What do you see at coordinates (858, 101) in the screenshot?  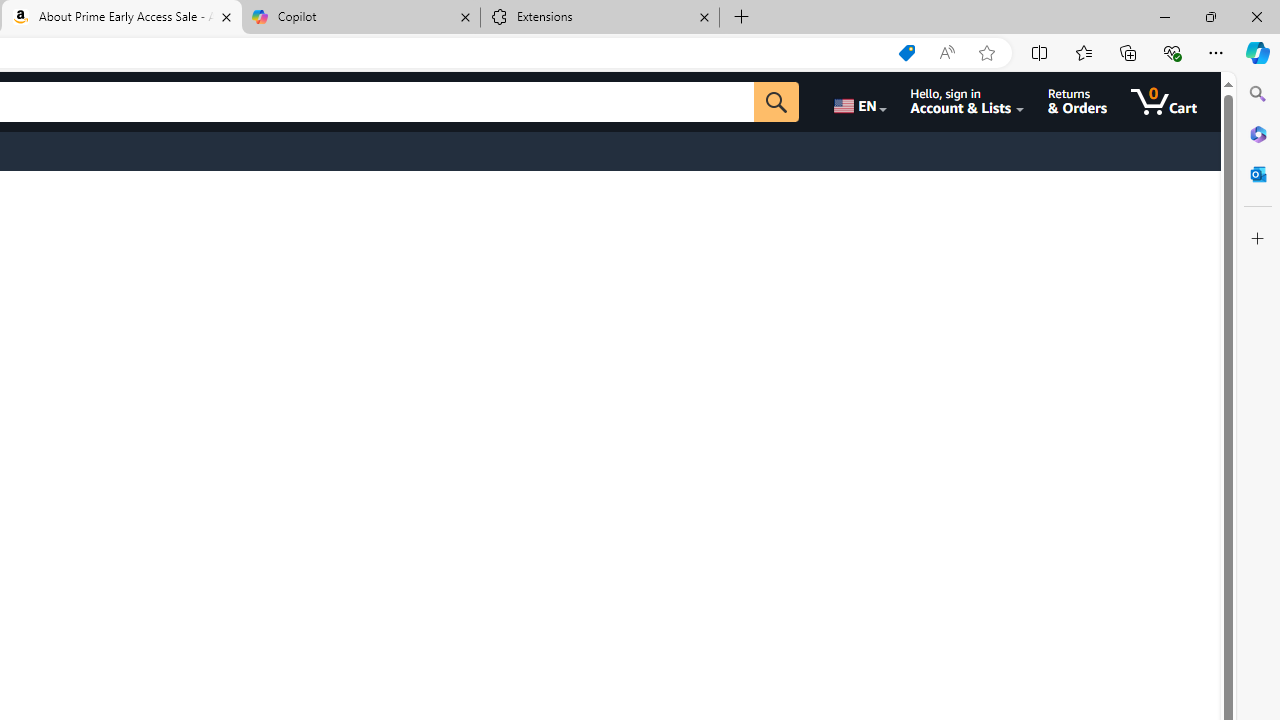 I see `'Choose a language for shopping.'` at bounding box center [858, 101].